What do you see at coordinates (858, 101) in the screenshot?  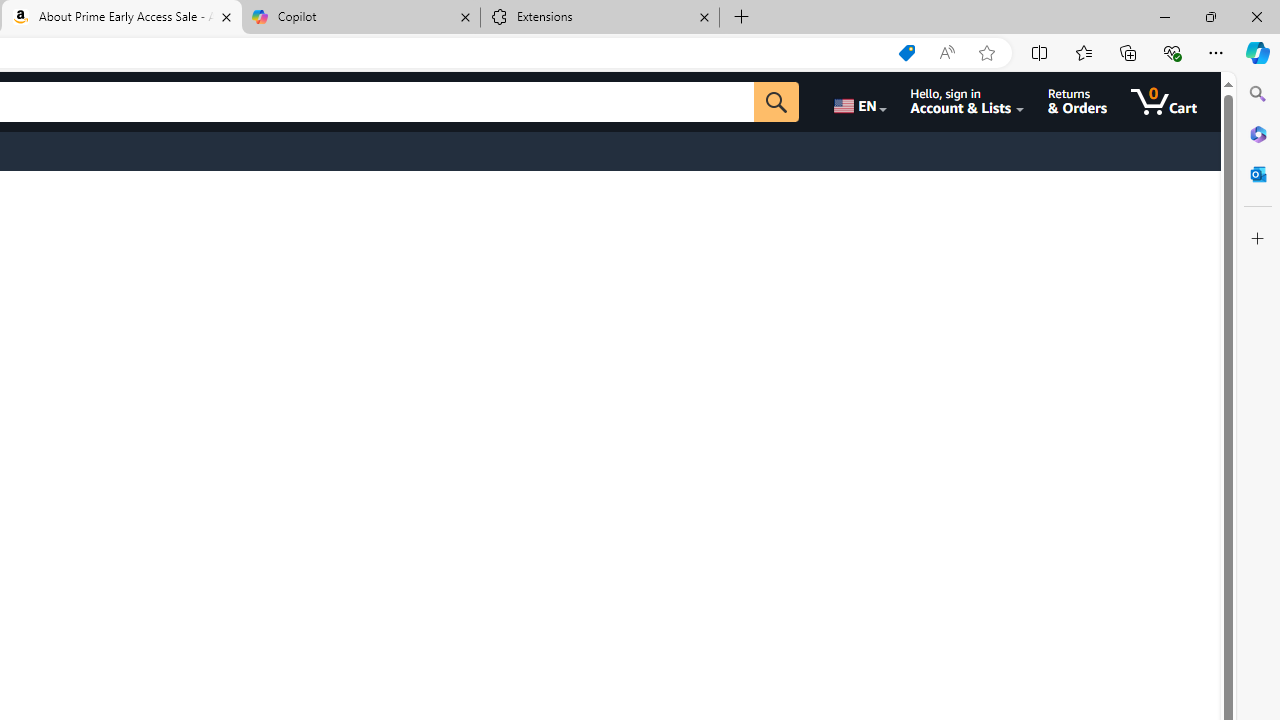 I see `'Choose a language for shopping.'` at bounding box center [858, 101].